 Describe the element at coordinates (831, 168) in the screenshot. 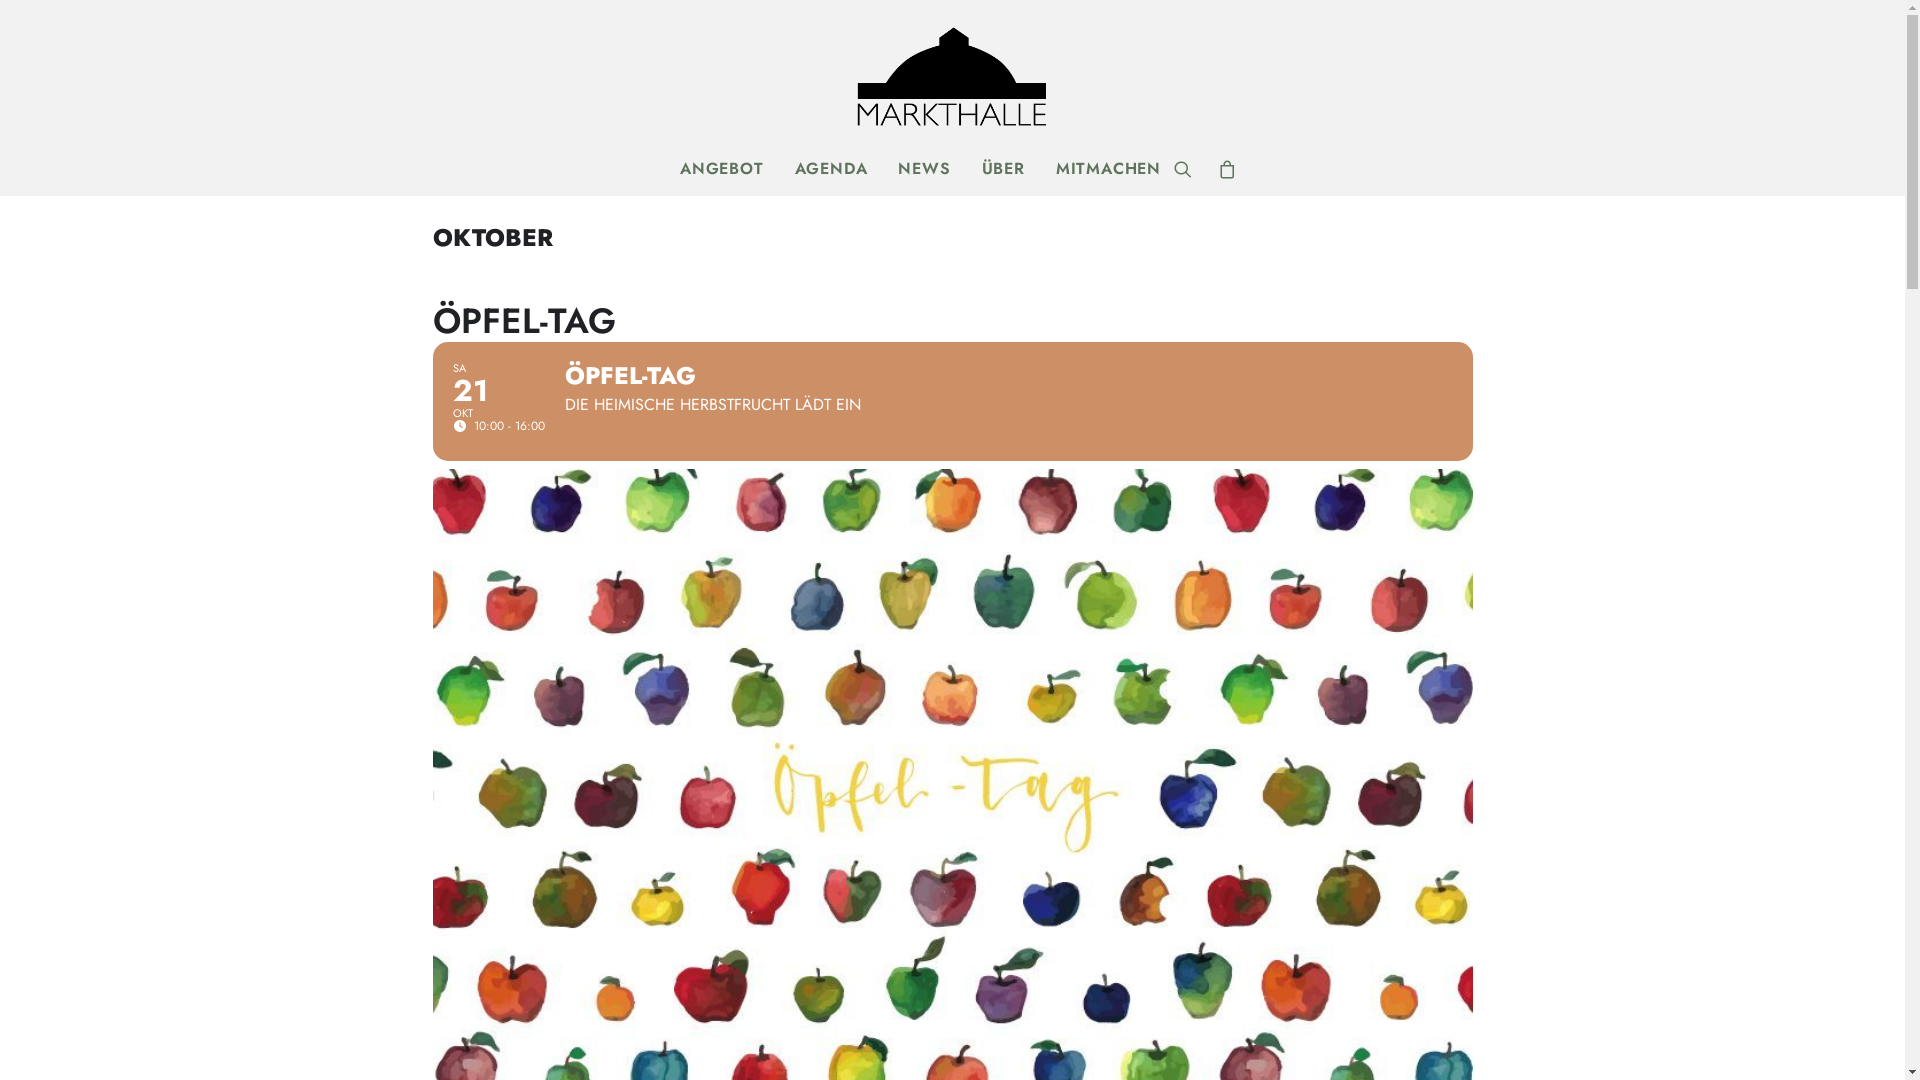

I see `'AGENDA'` at that location.